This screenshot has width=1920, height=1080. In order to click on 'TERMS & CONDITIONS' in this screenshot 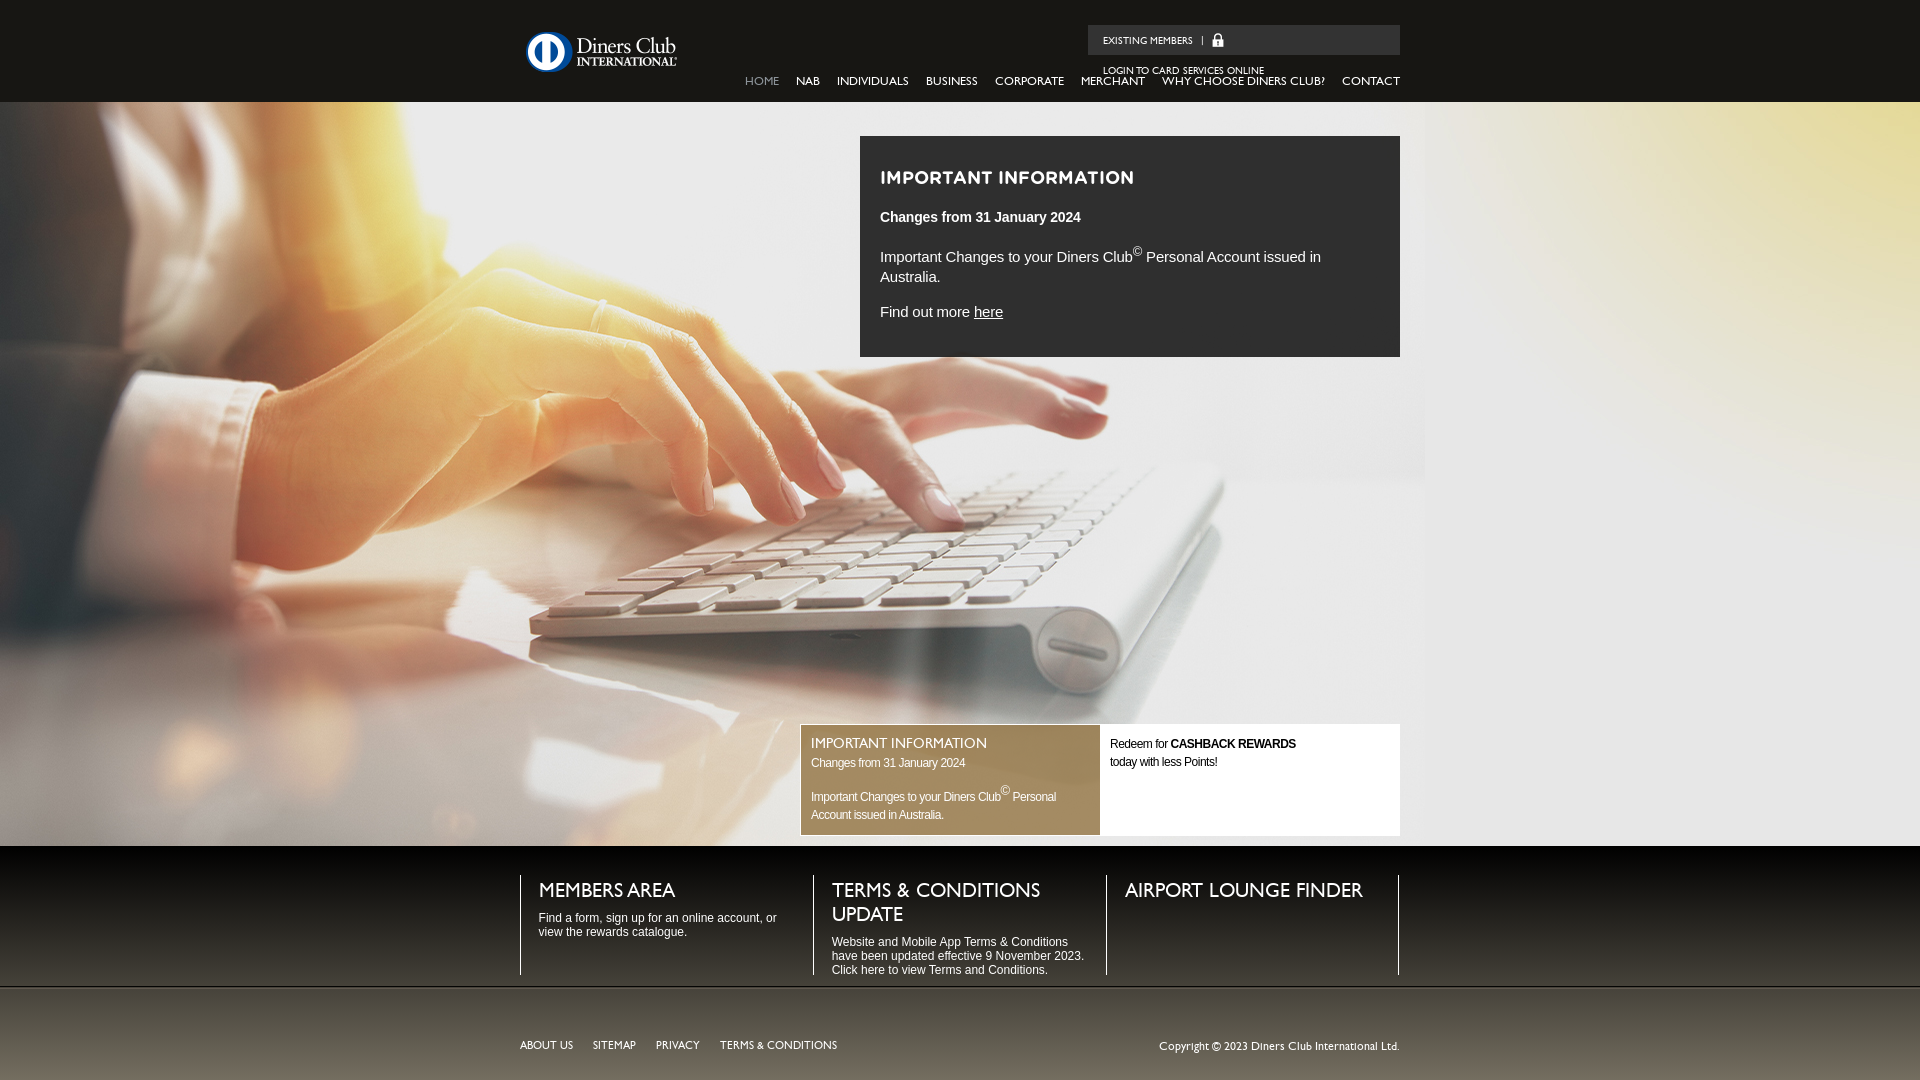, I will do `click(777, 1044)`.